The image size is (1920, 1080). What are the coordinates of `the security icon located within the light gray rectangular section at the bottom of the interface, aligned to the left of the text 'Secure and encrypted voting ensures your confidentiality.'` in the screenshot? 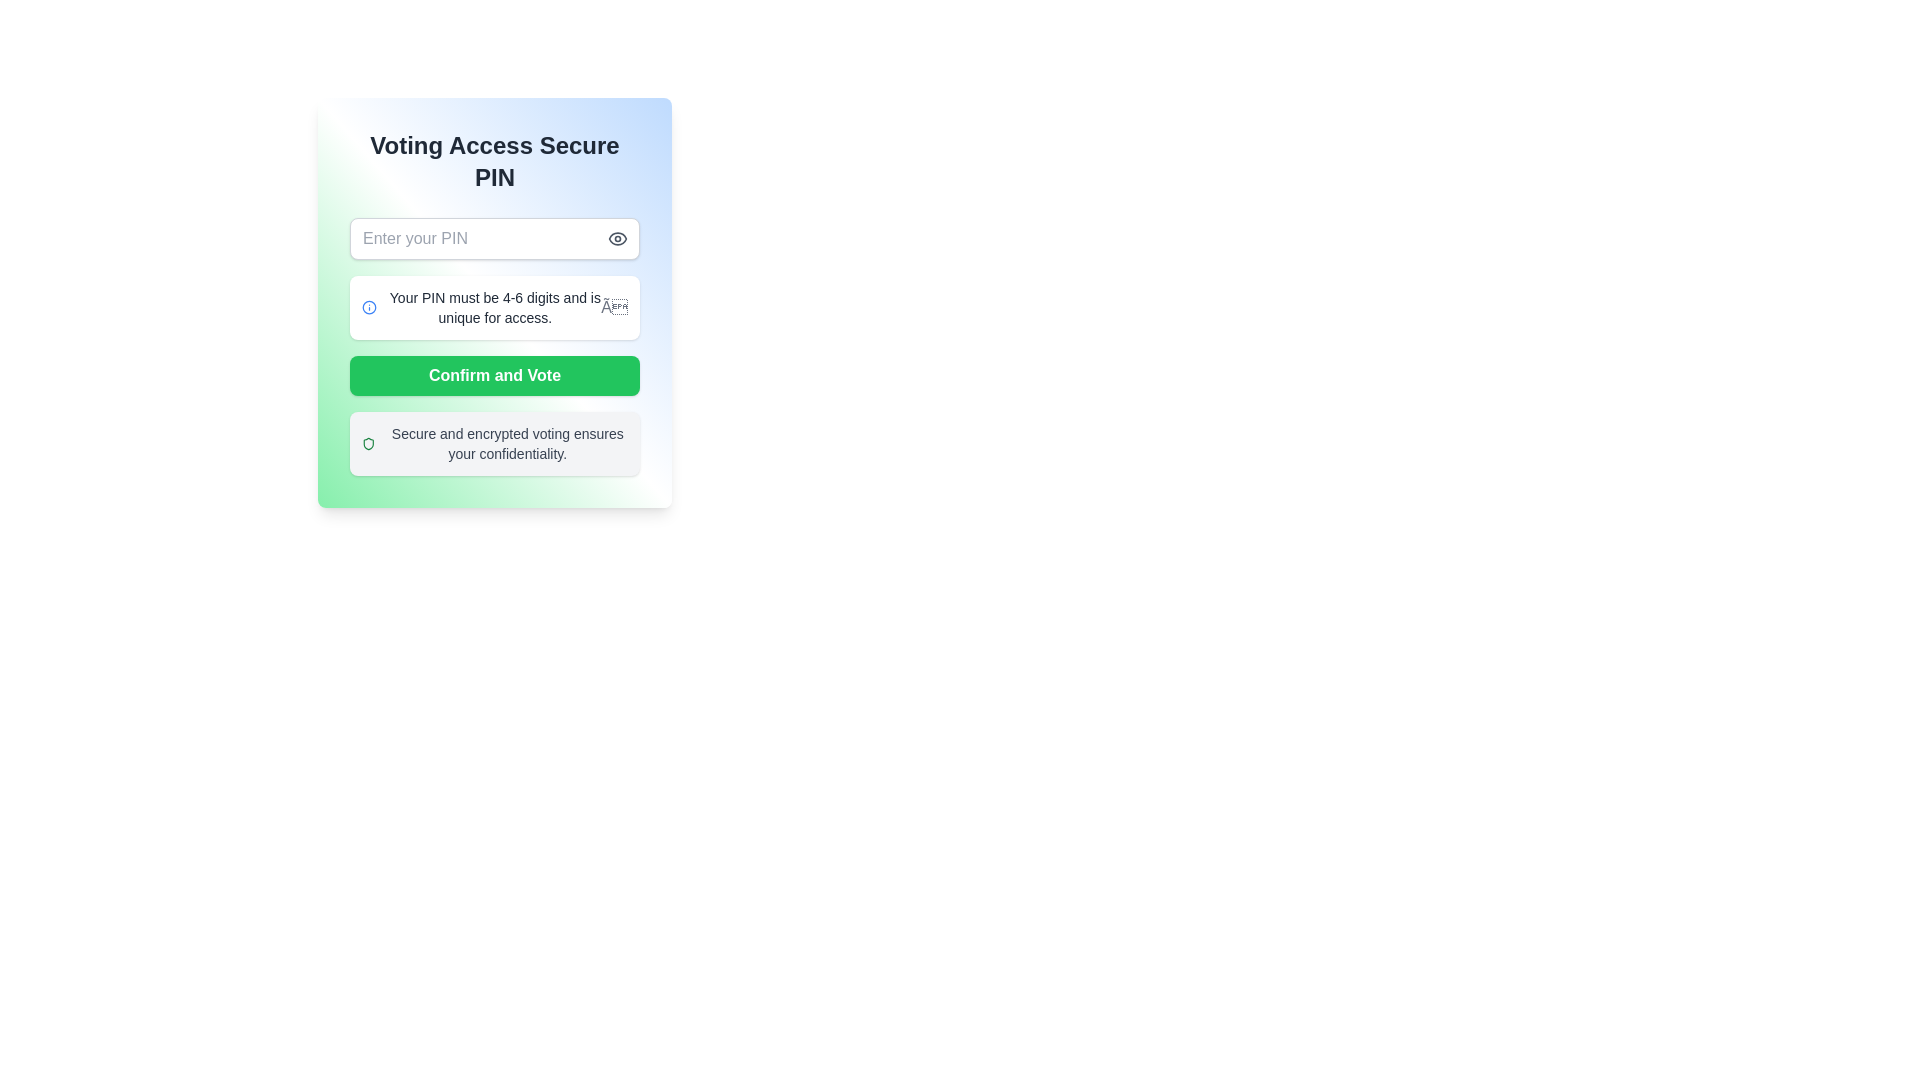 It's located at (368, 442).